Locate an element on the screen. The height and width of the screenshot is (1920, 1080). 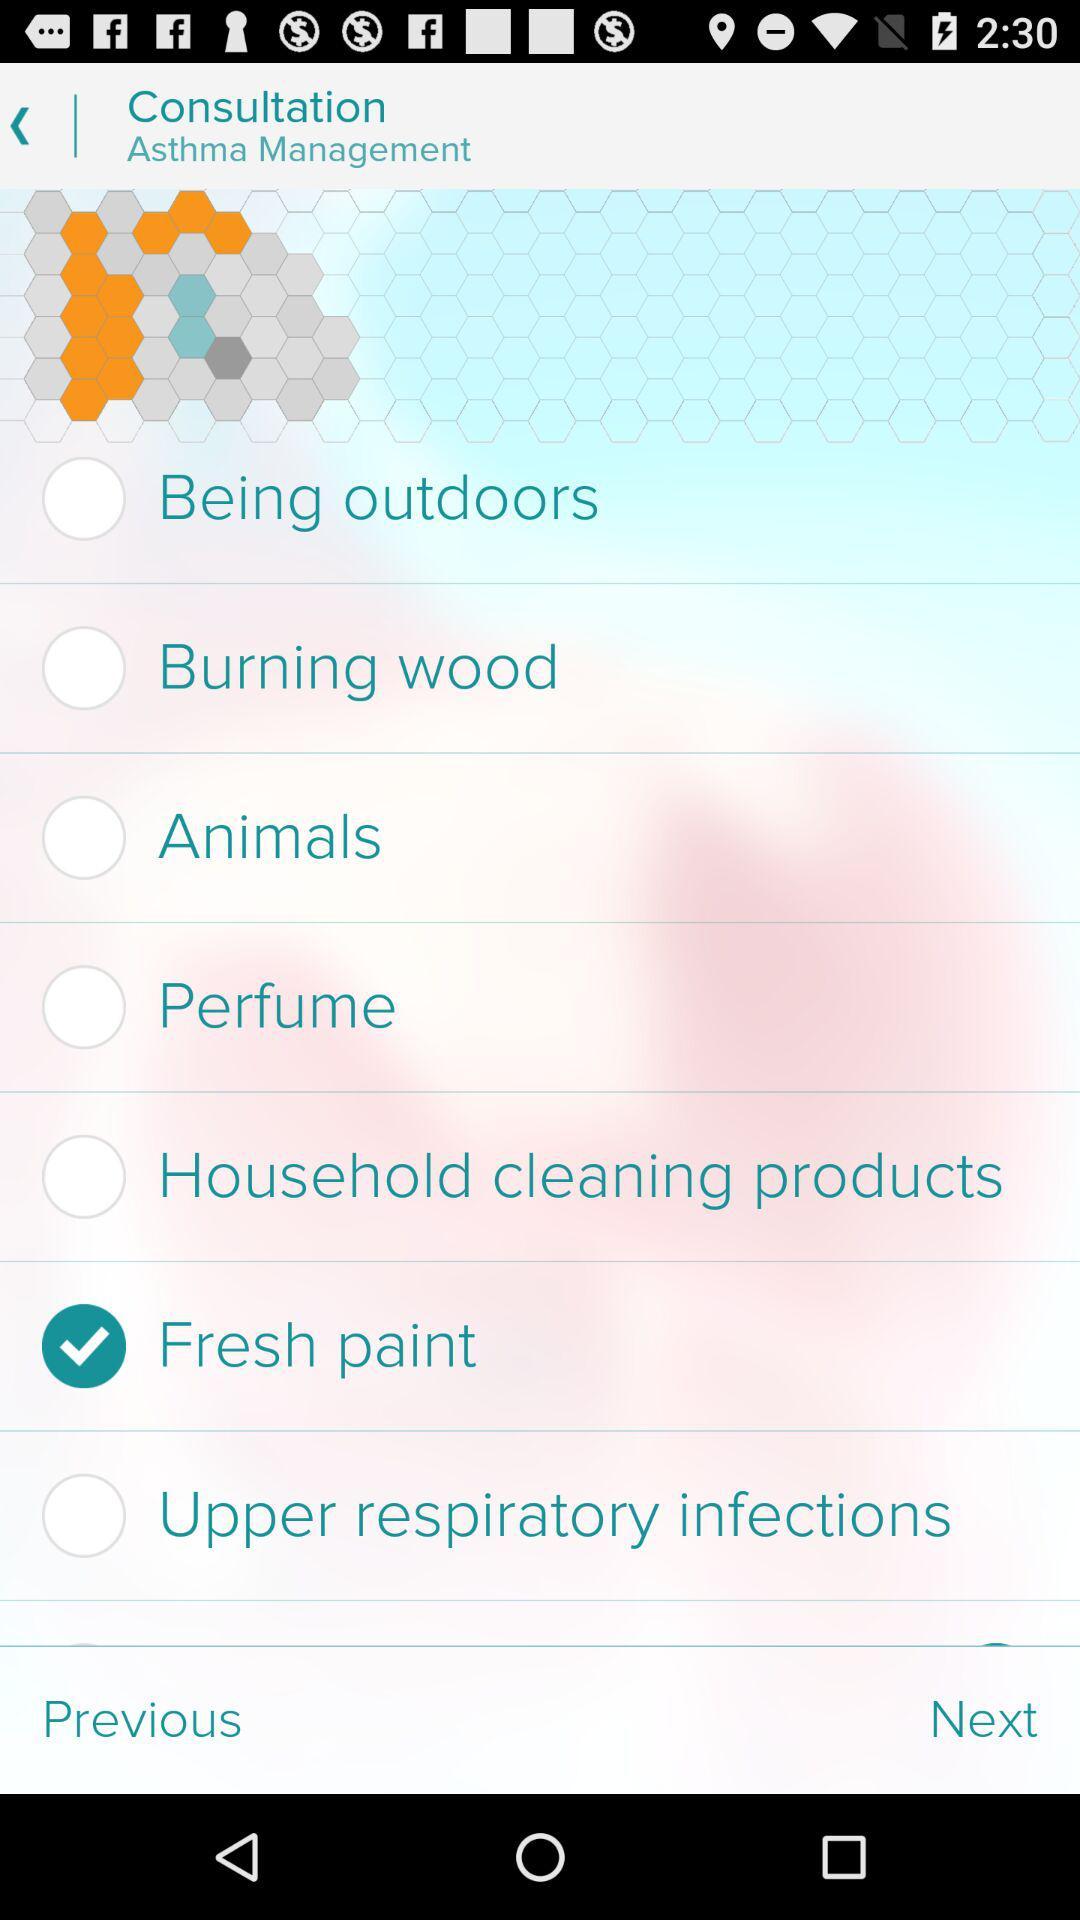
sulfites in food checkbox is located at coordinates (492, 1644).